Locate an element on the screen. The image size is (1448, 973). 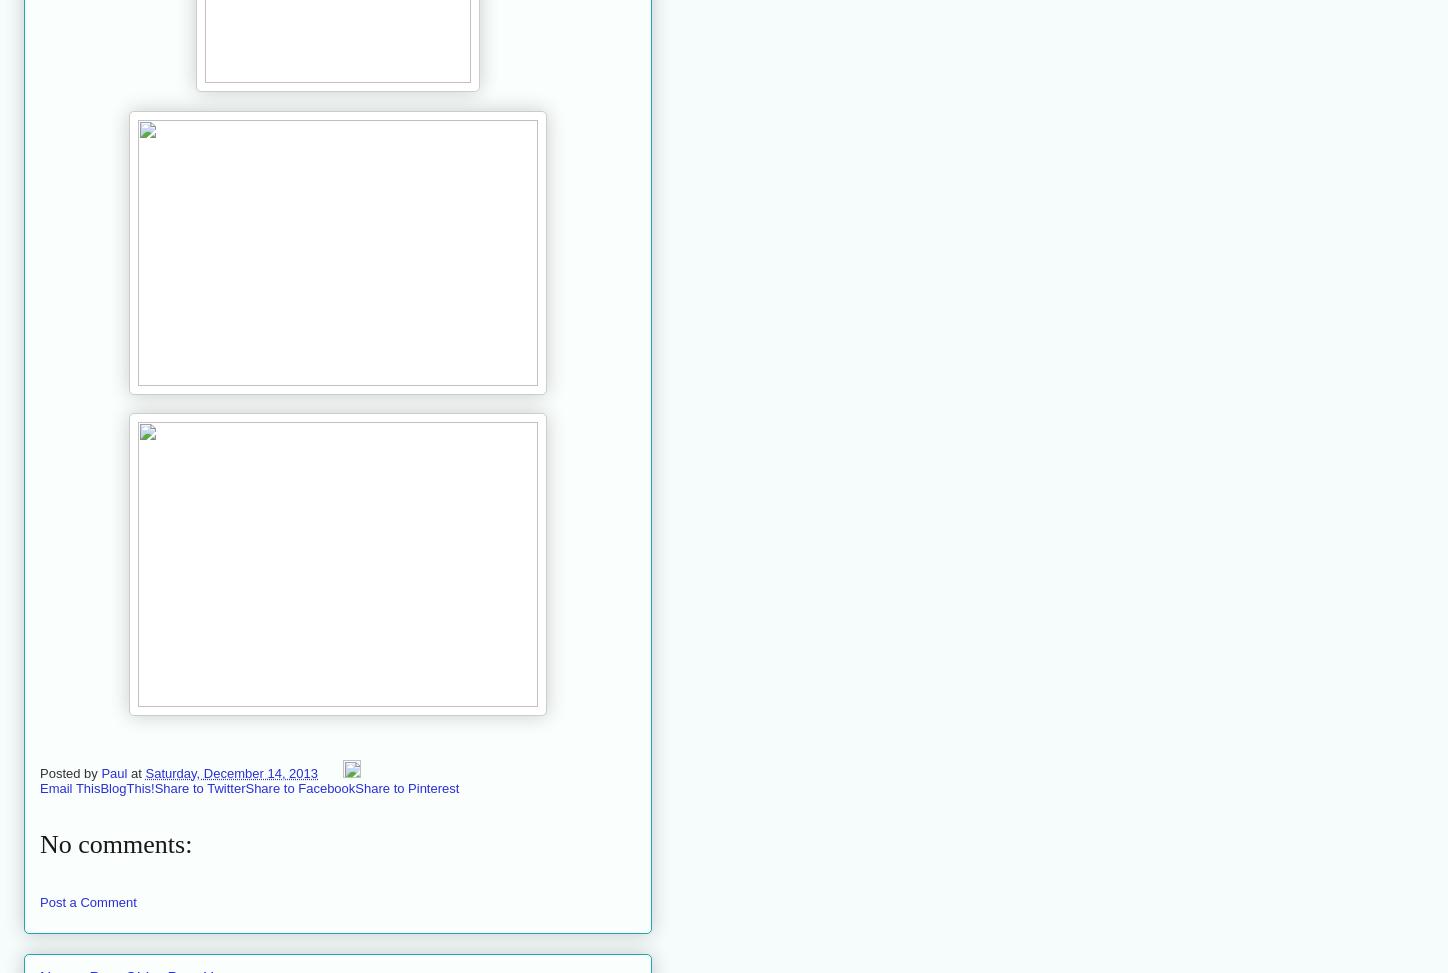
'Post a Comment' is located at coordinates (88, 901).